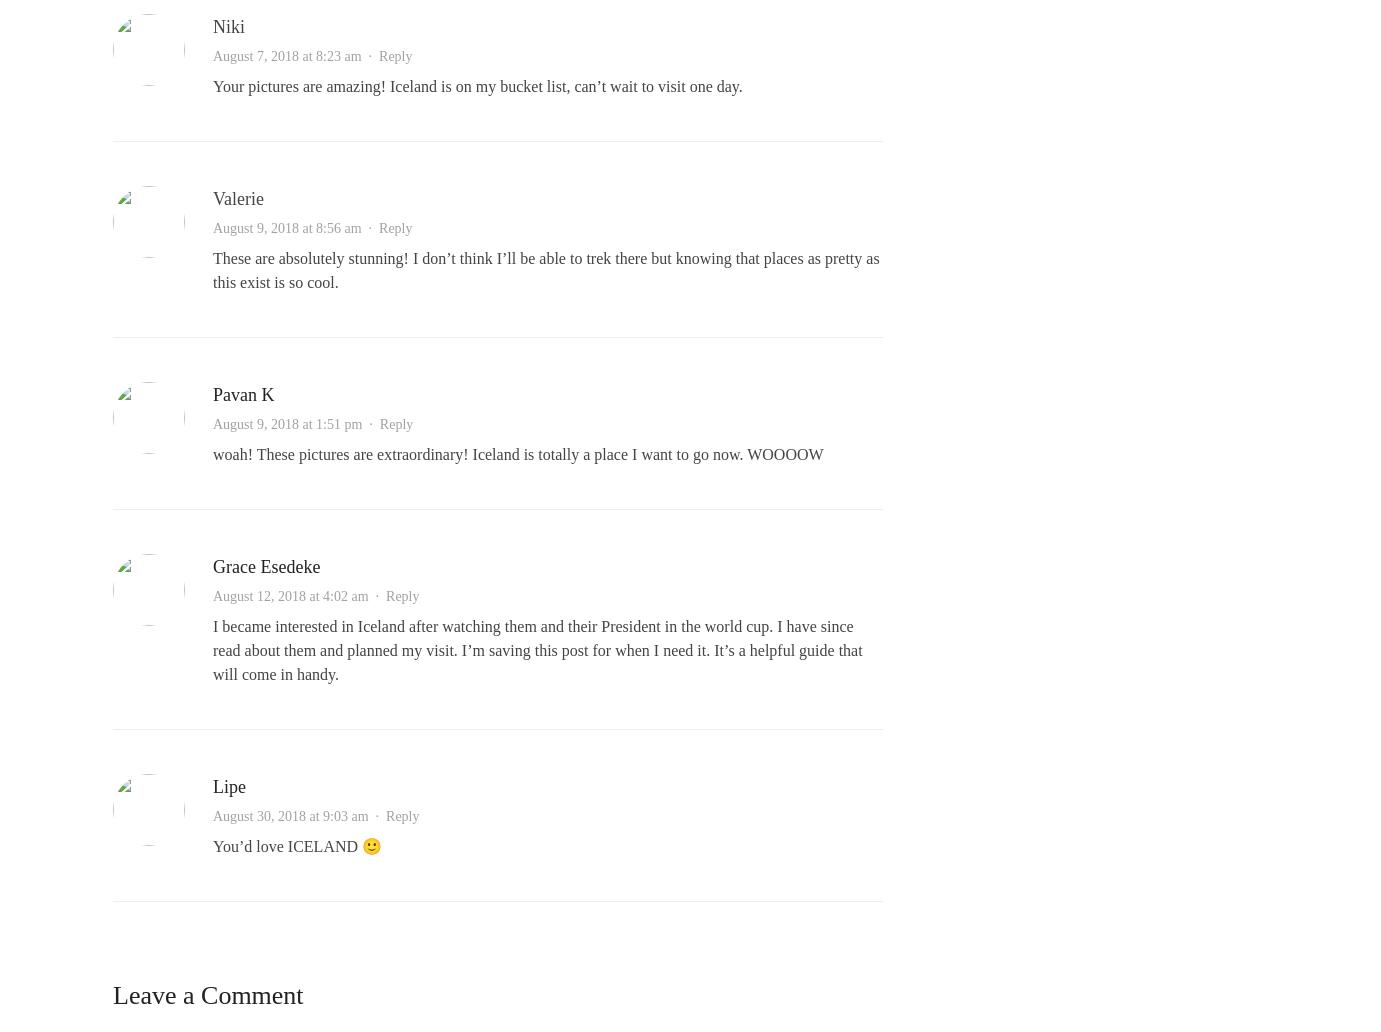 This screenshot has width=1381, height=1032. I want to click on 'August 12, 2018 at 4:02 am', so click(290, 596).